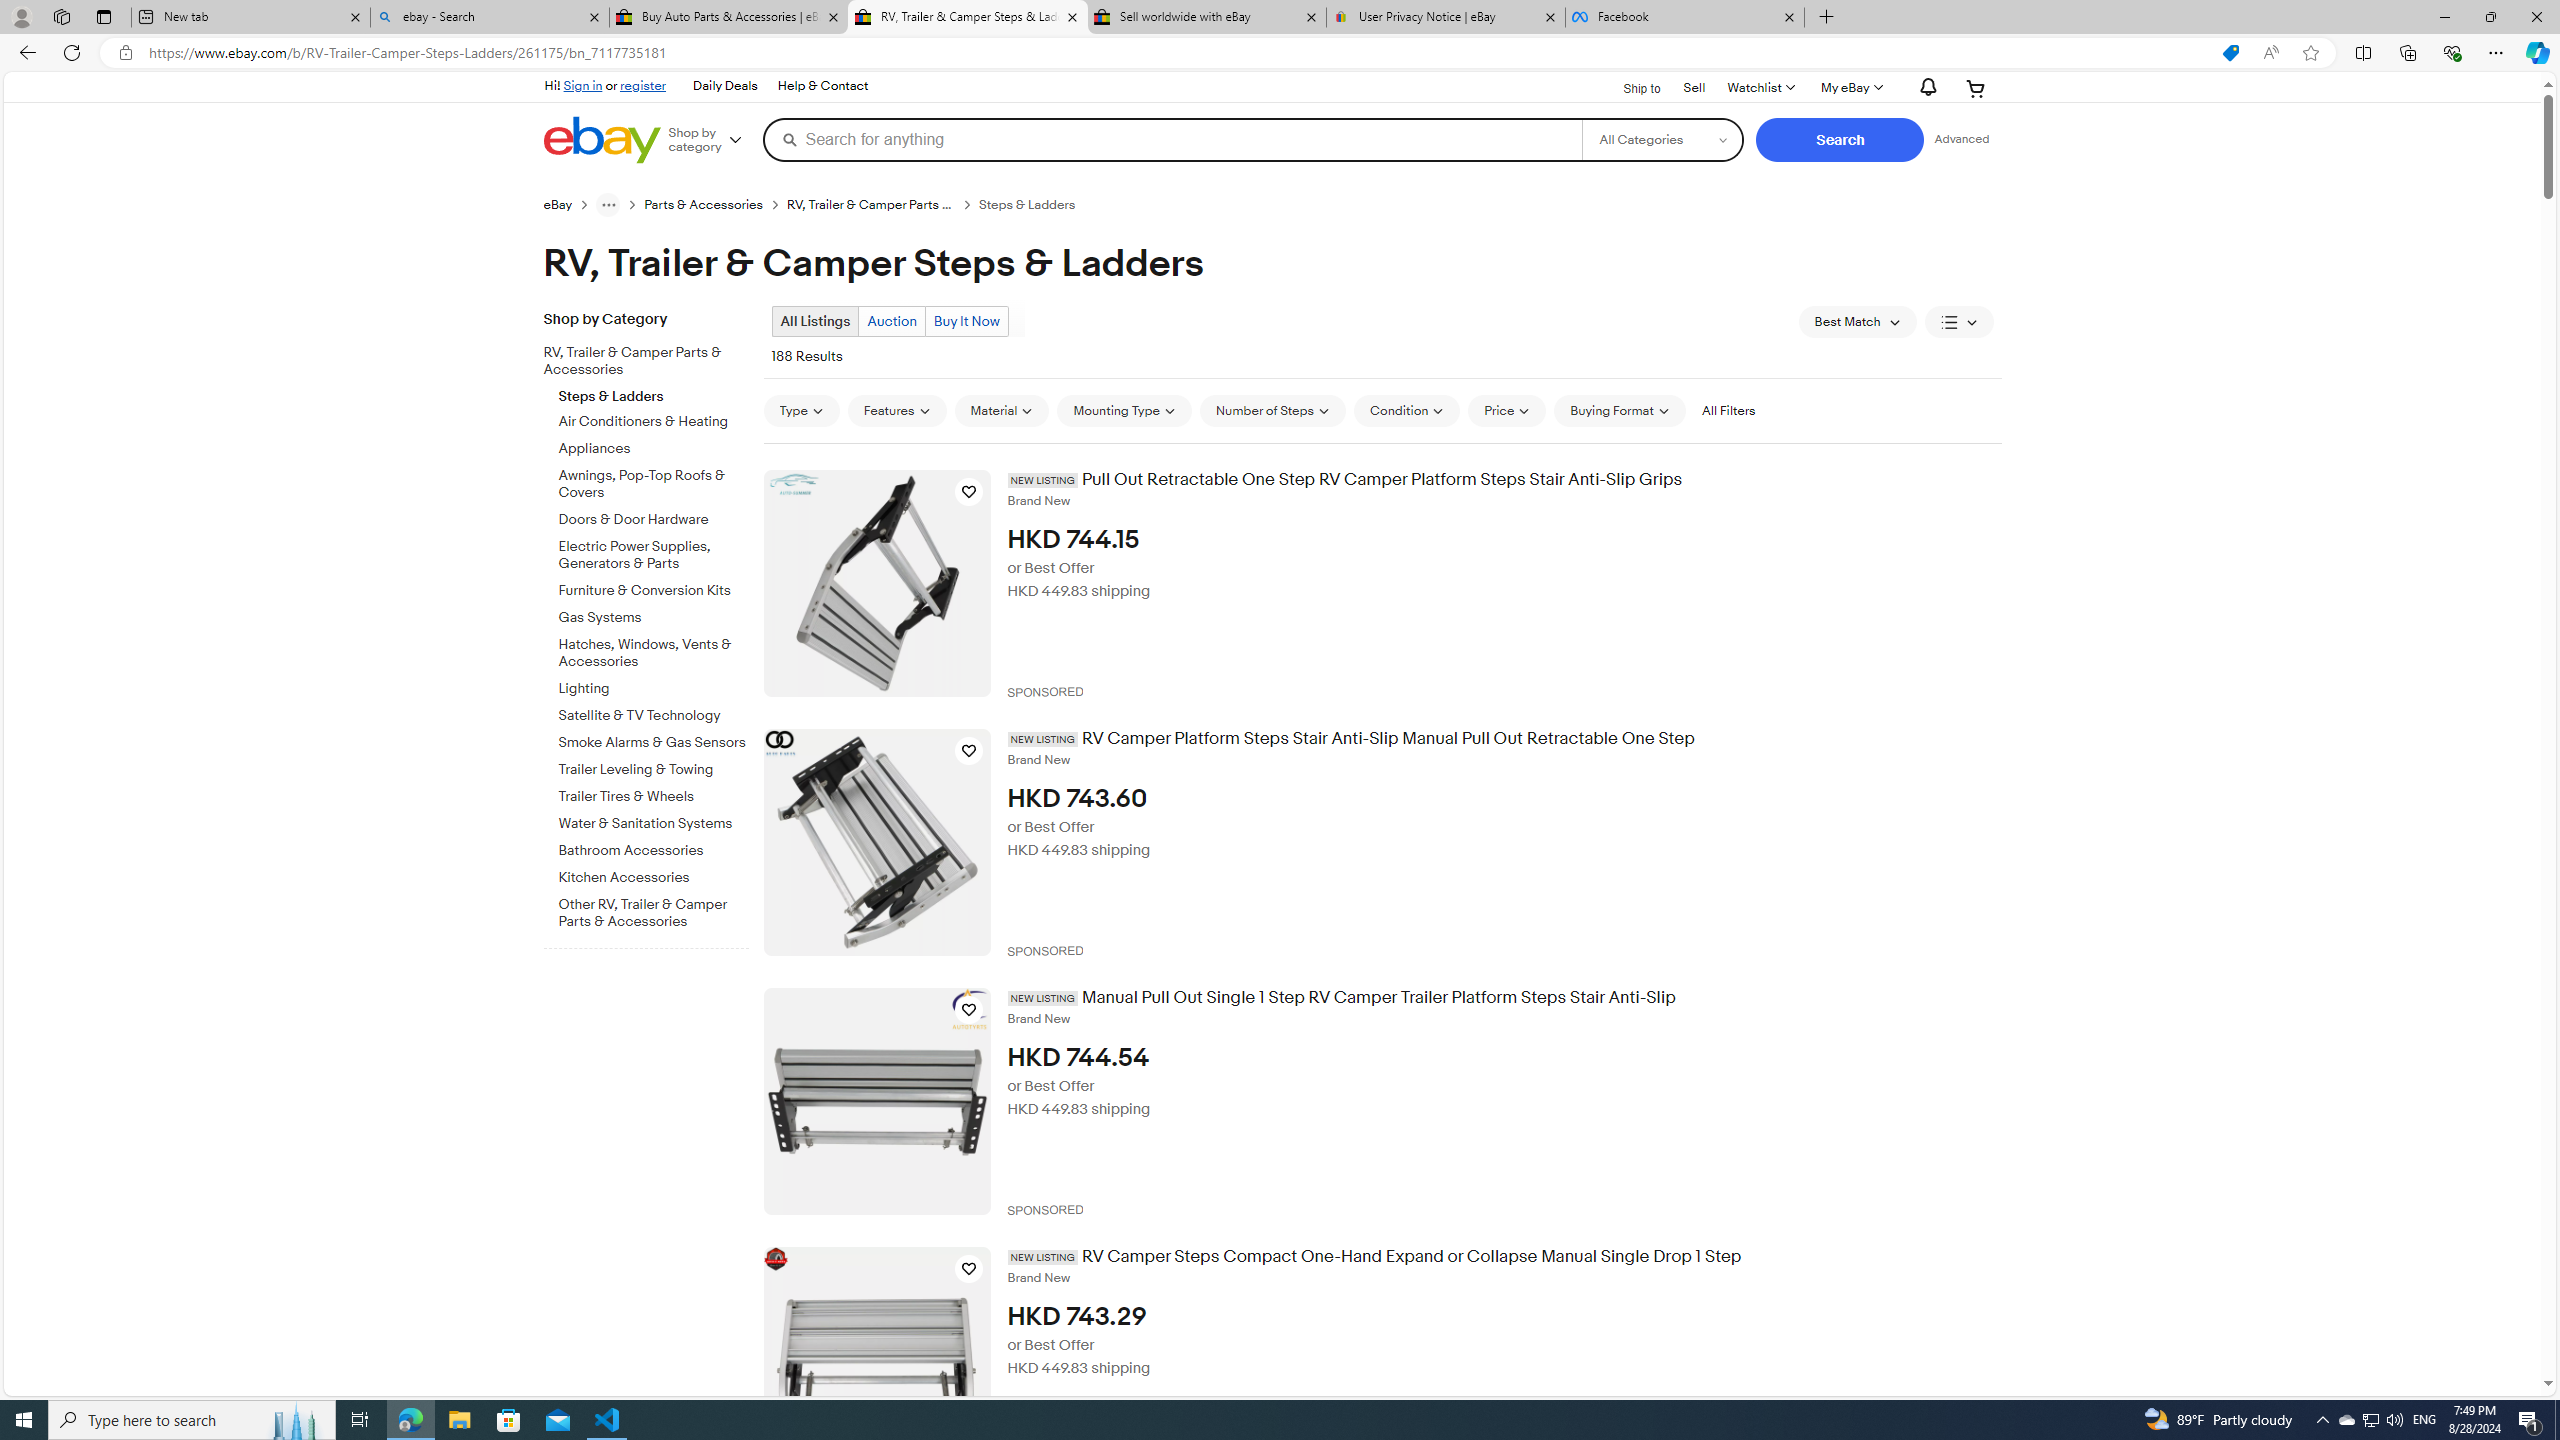  I want to click on 'Restore', so click(2490, 16).